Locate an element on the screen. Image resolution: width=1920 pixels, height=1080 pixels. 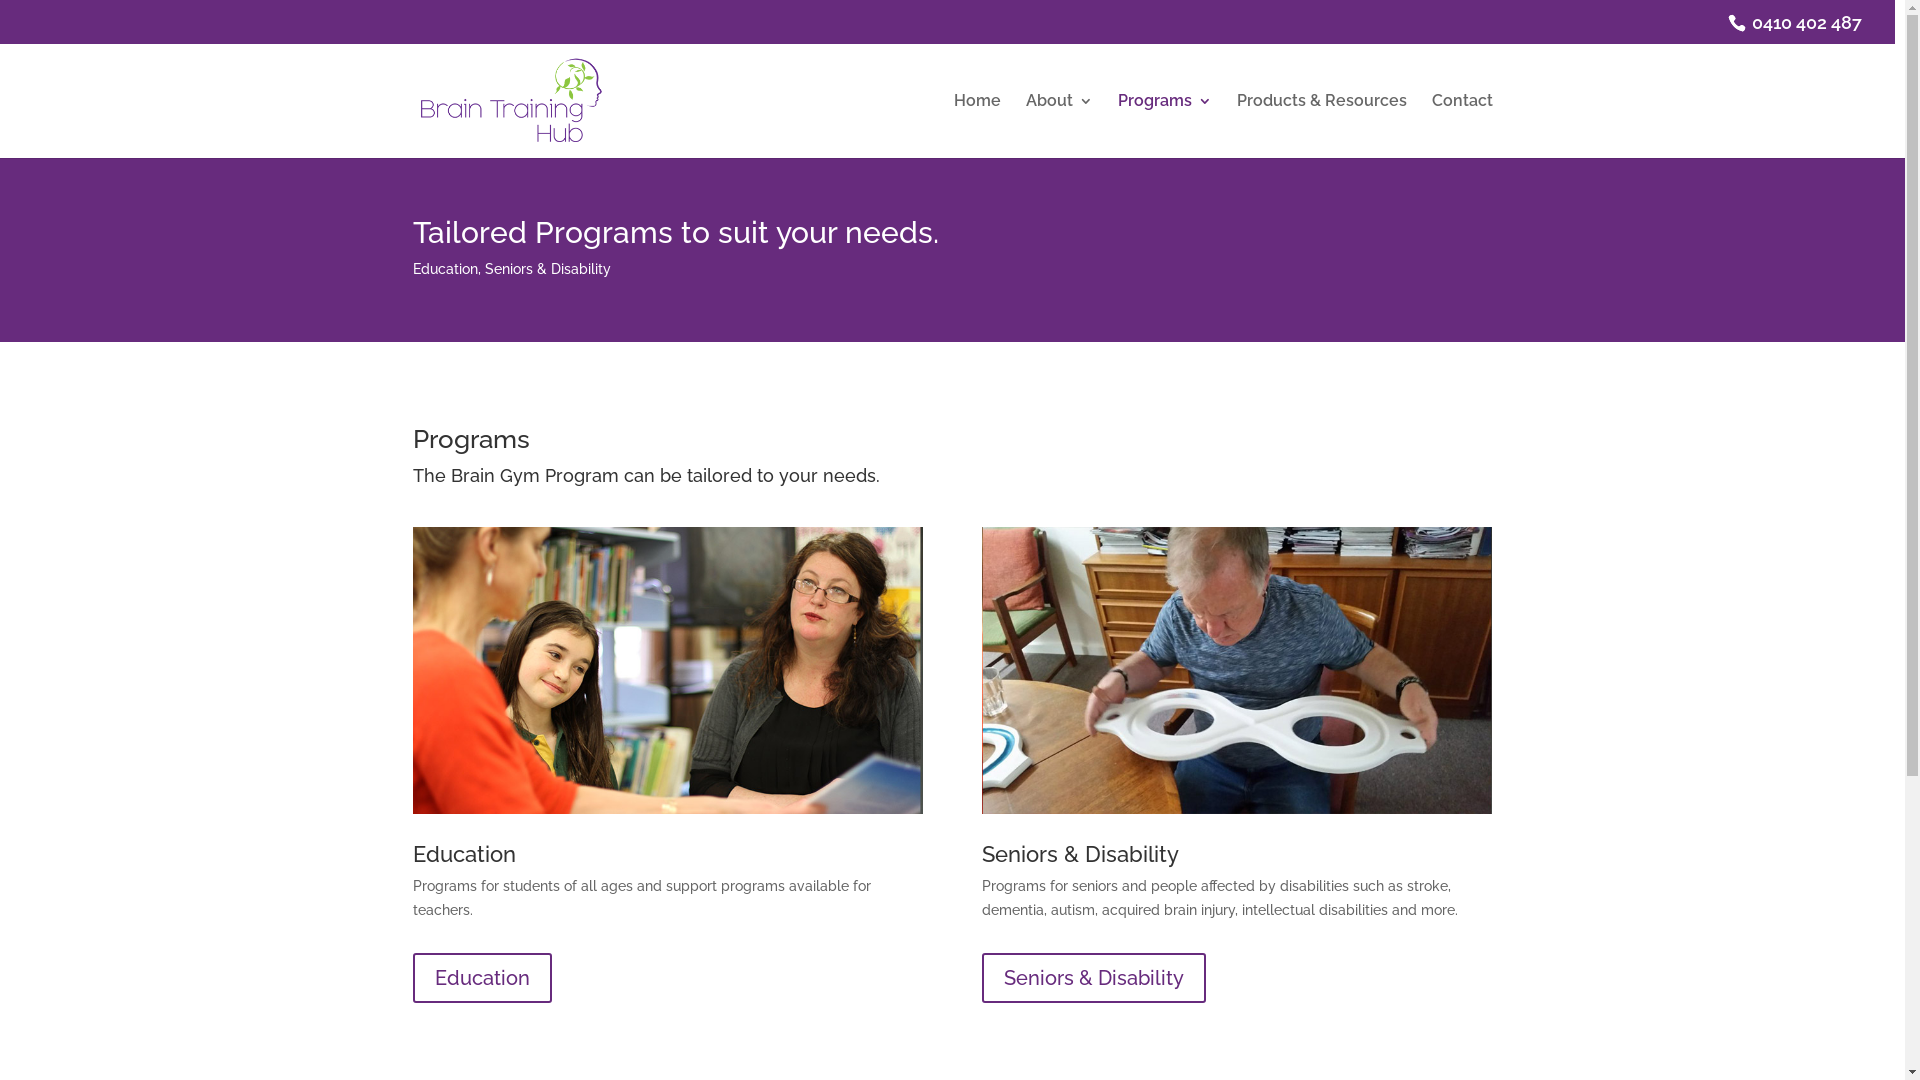
'Home' is located at coordinates (977, 126).